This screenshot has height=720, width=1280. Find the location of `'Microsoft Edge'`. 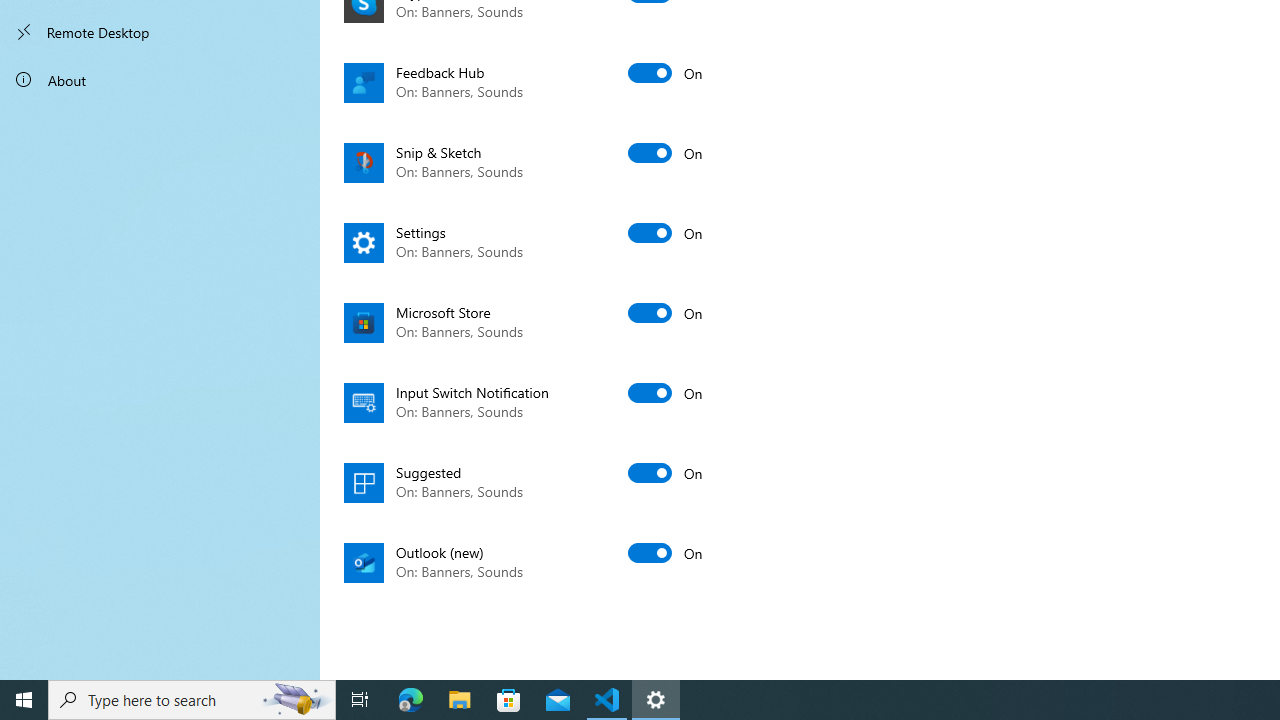

'Microsoft Edge' is located at coordinates (410, 698).